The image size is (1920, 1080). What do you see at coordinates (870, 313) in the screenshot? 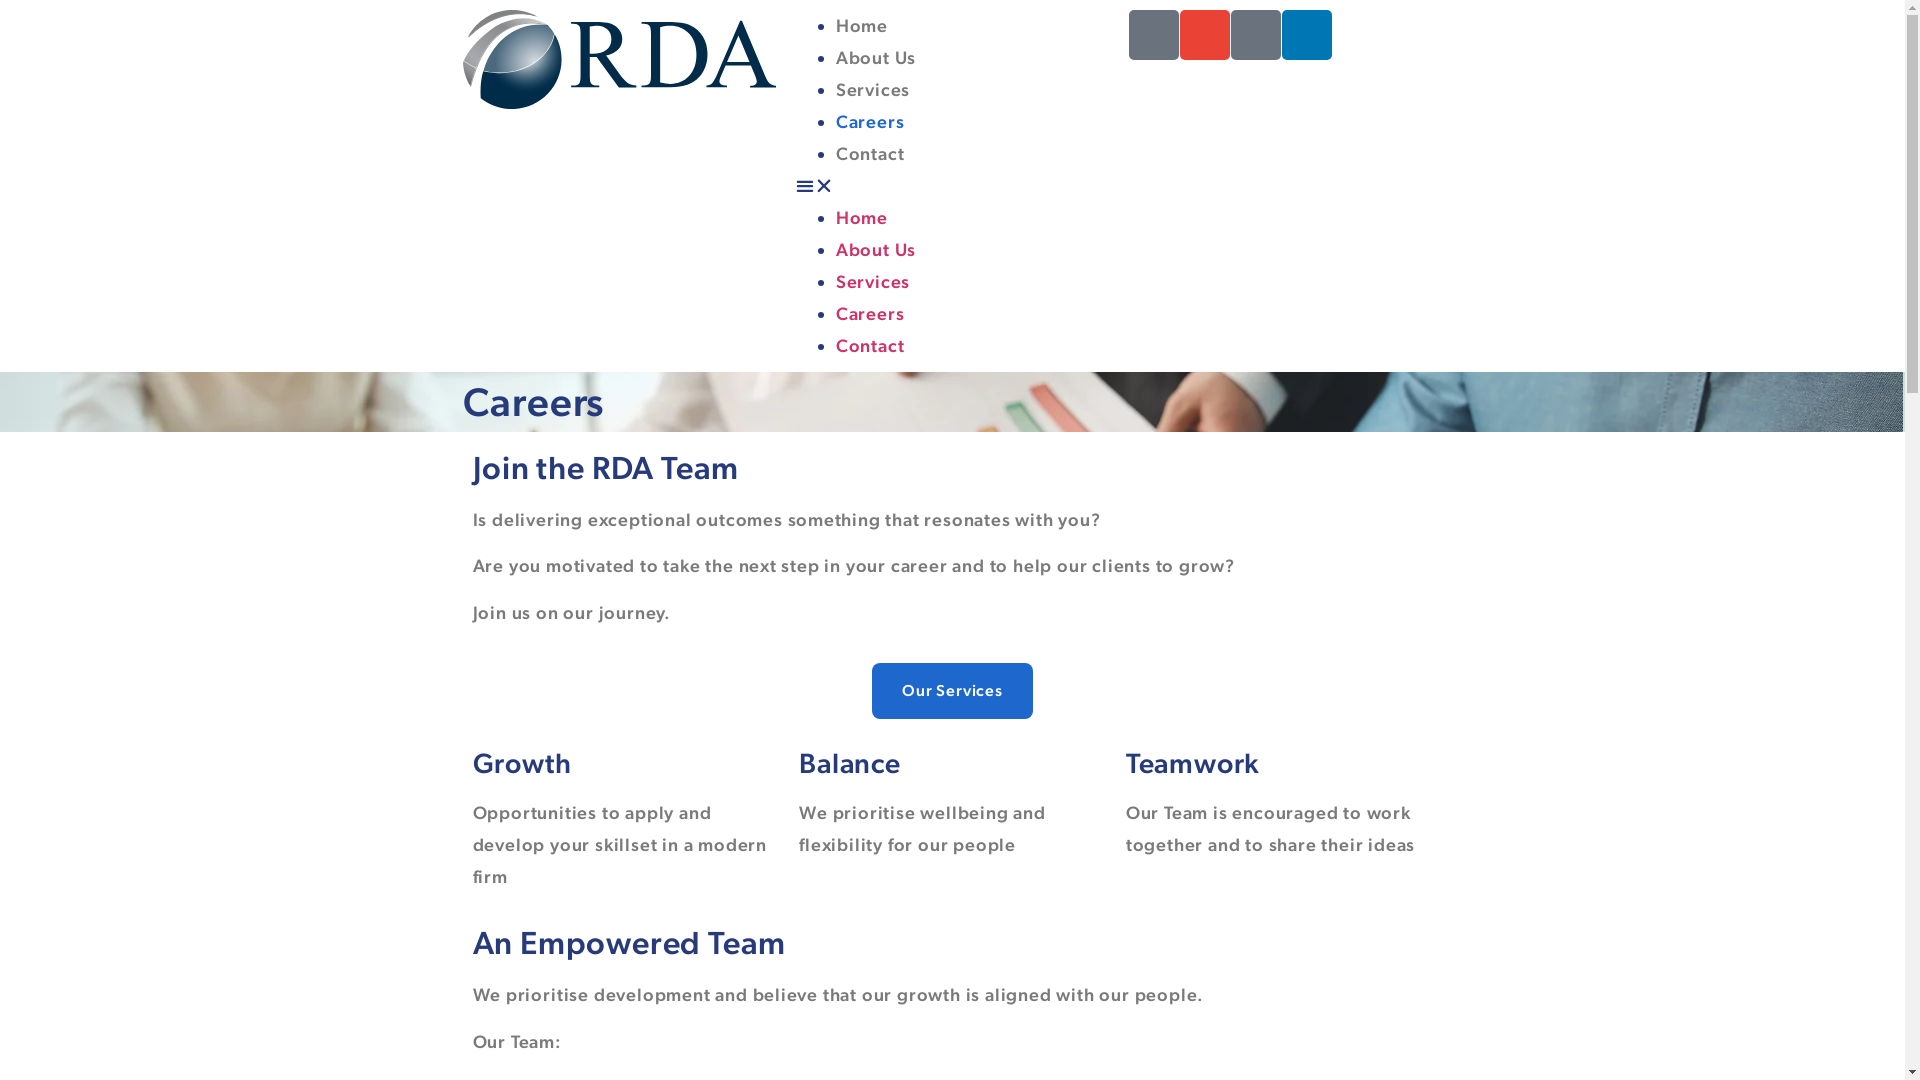
I see `'Careers'` at bounding box center [870, 313].